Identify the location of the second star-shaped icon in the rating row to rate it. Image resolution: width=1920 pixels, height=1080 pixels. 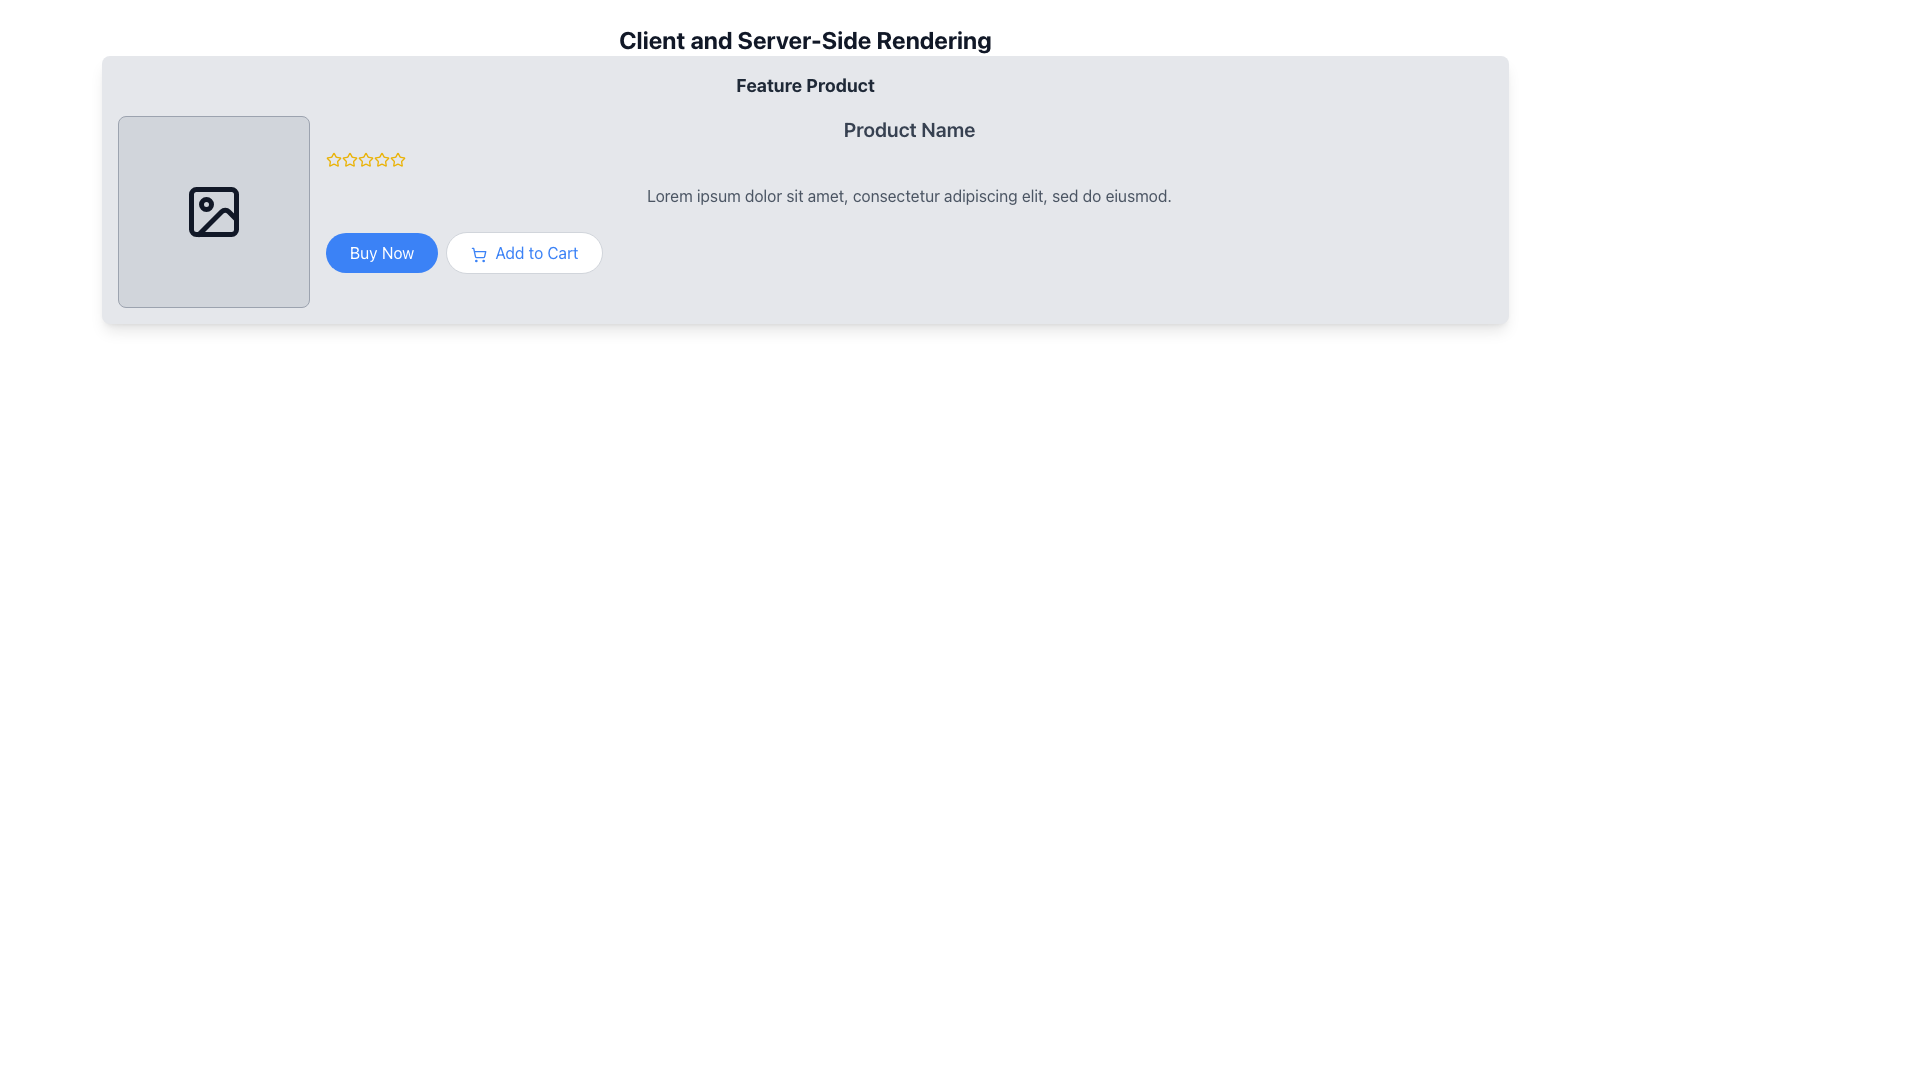
(364, 157).